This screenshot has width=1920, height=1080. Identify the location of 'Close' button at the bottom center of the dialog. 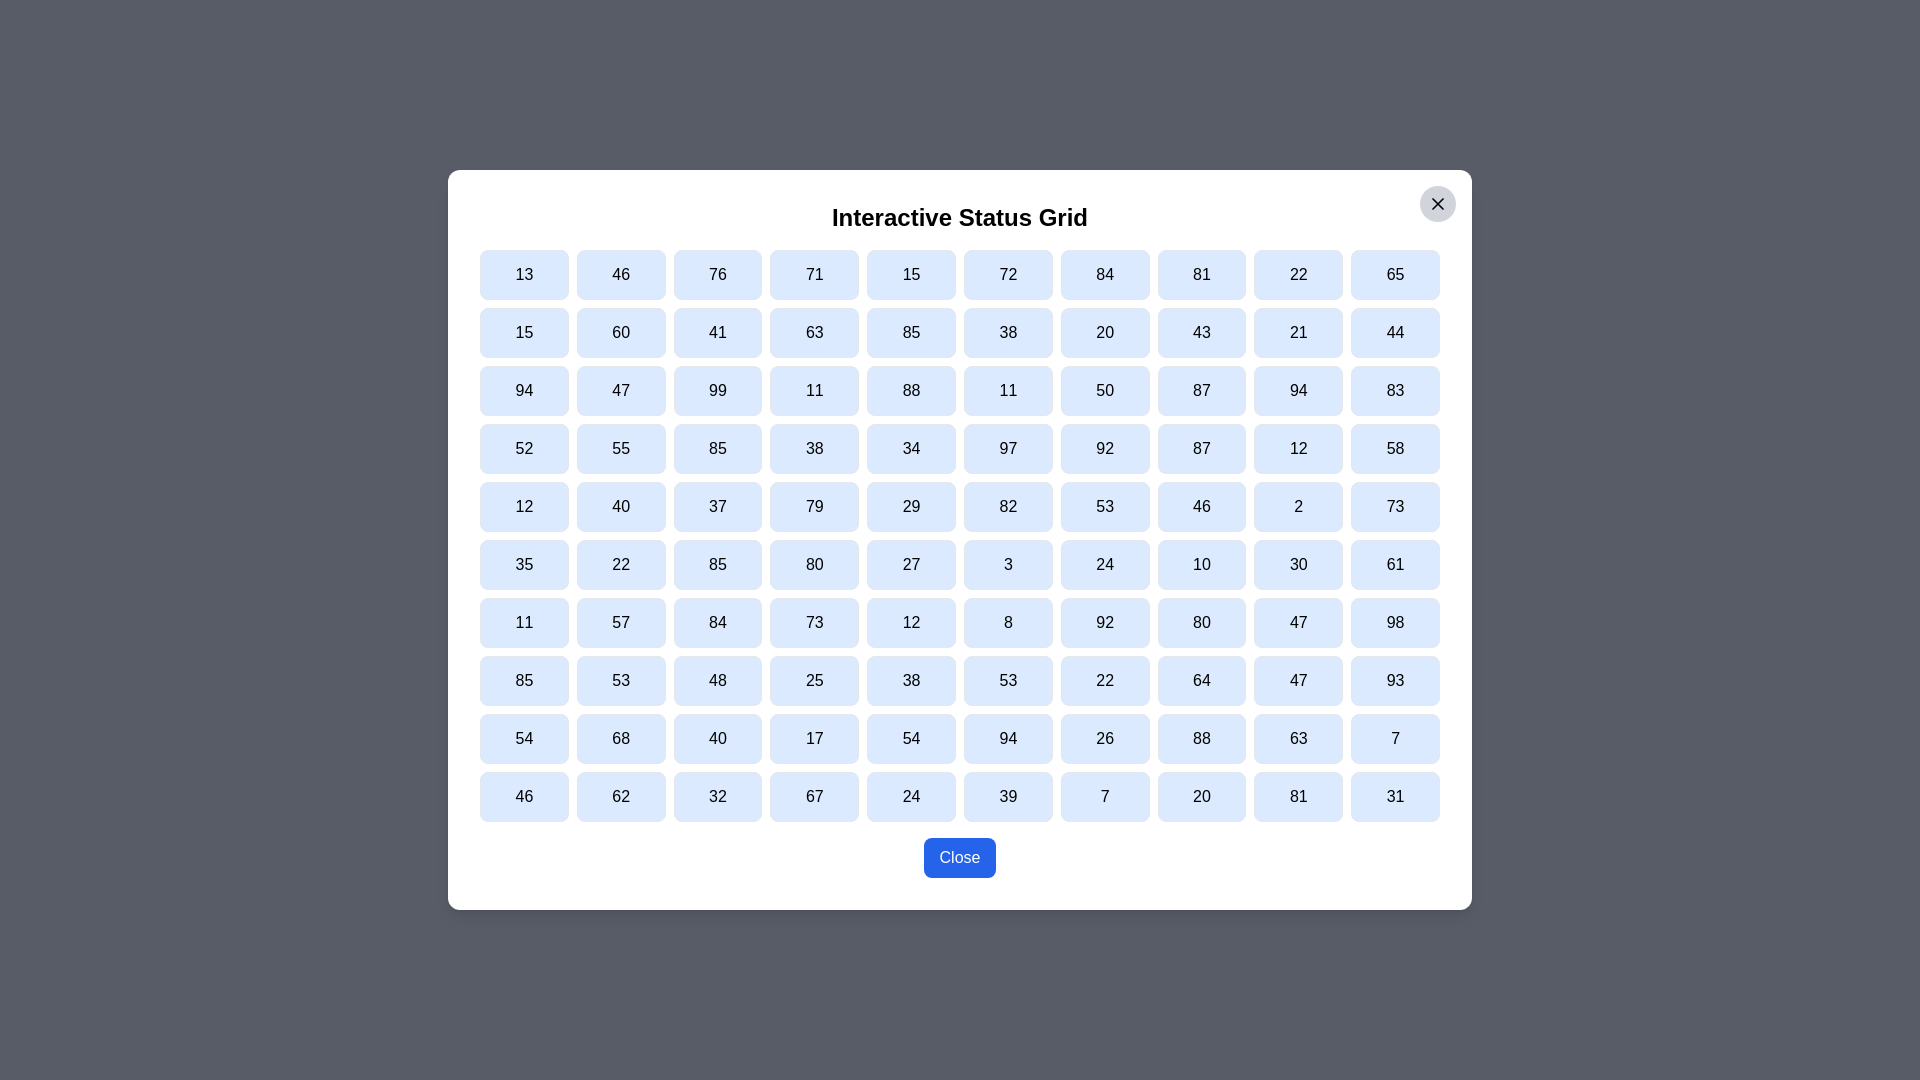
(960, 856).